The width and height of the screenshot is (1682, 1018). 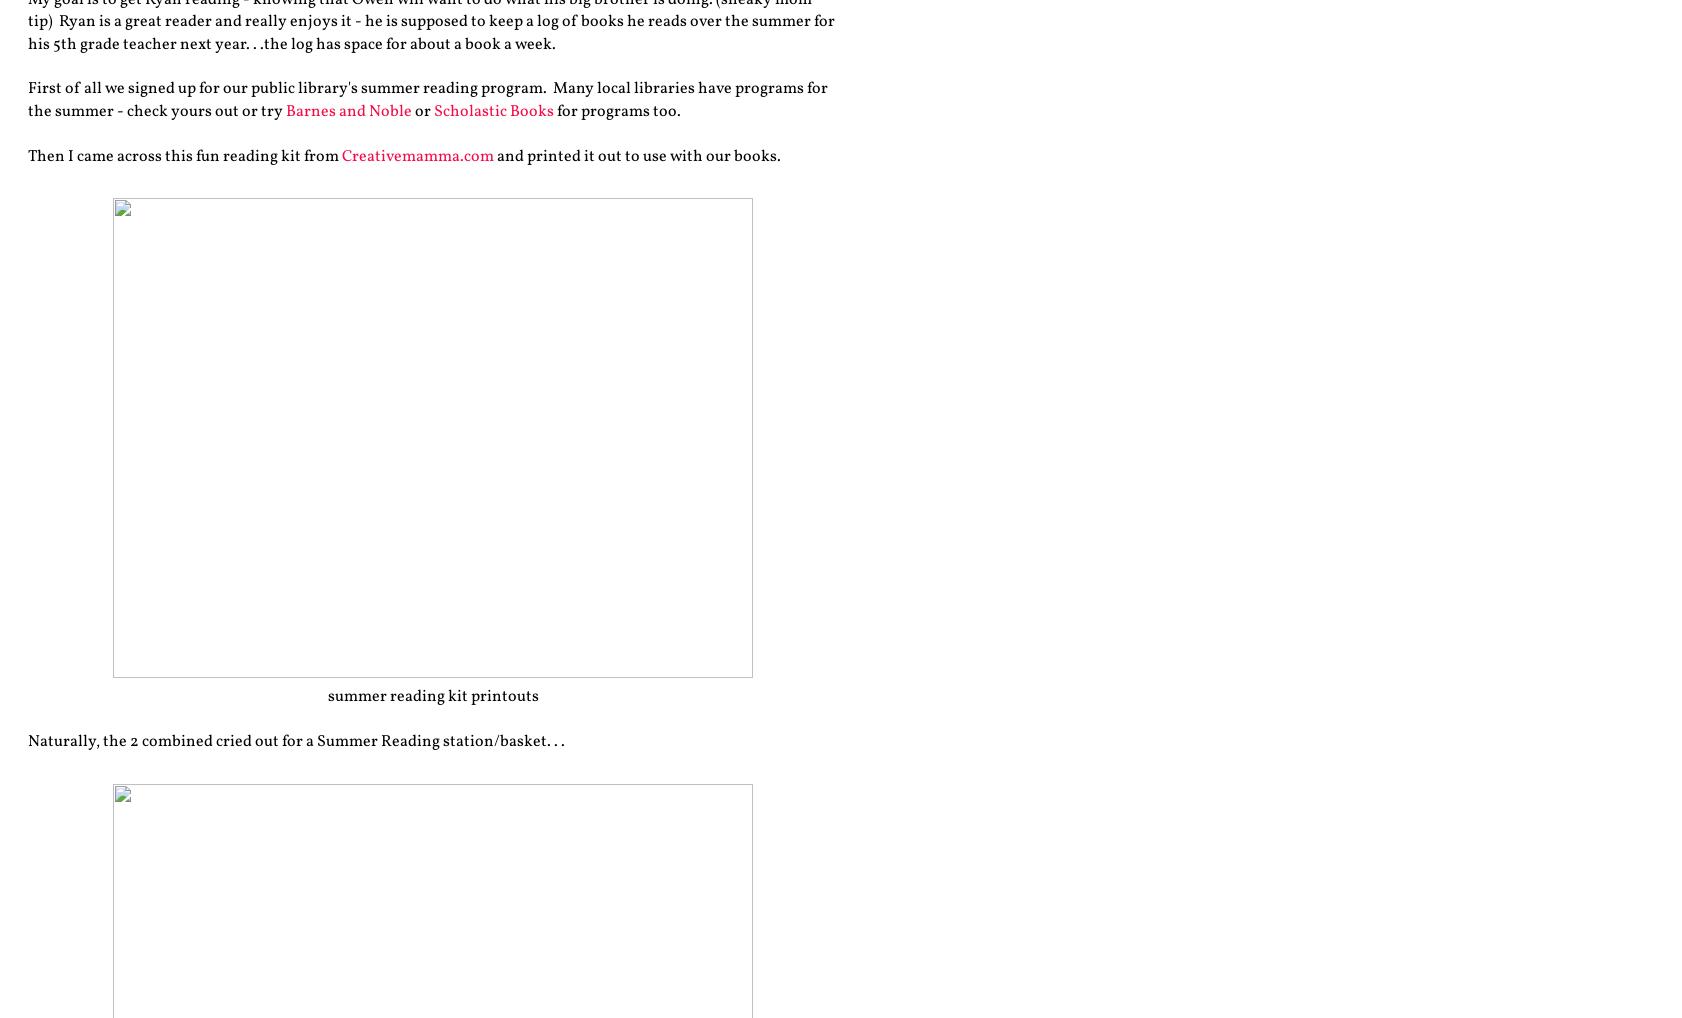 I want to click on 'or', so click(x=423, y=109).